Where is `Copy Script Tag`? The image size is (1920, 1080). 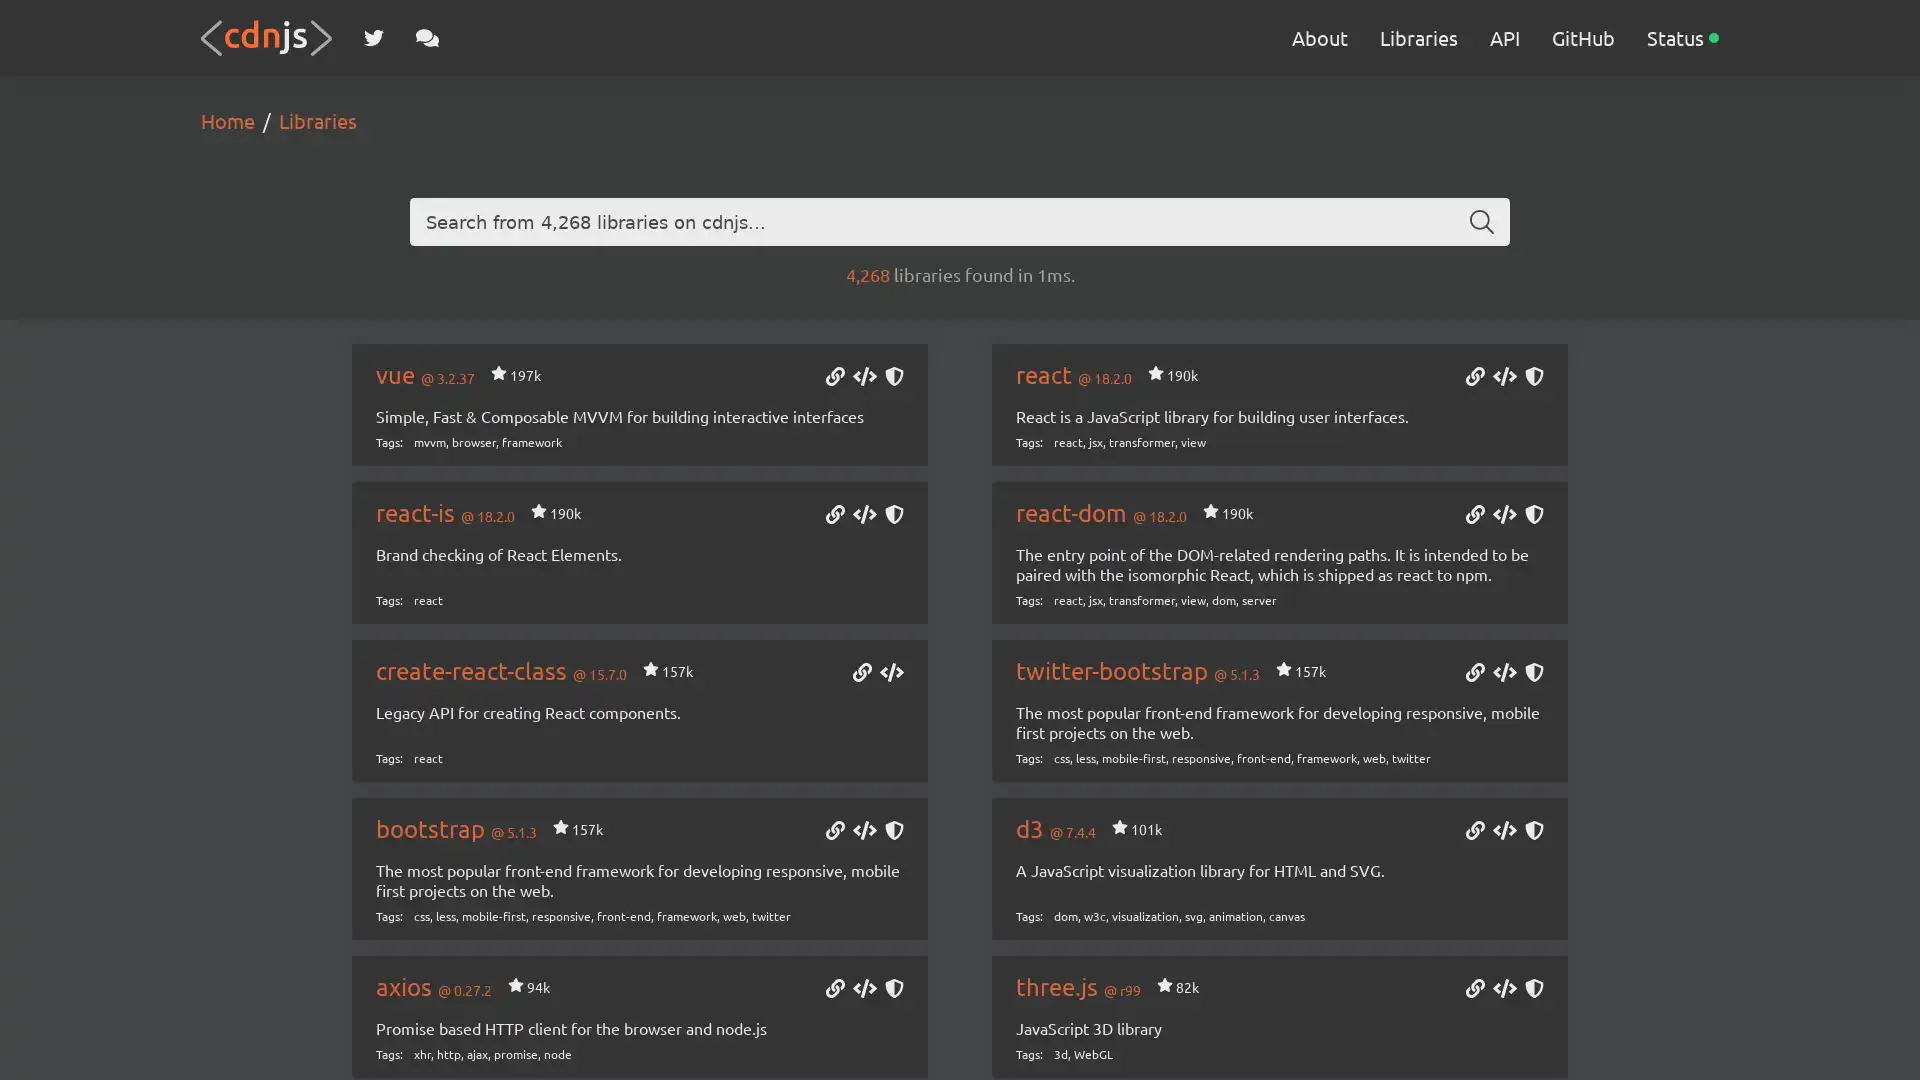
Copy Script Tag is located at coordinates (1503, 674).